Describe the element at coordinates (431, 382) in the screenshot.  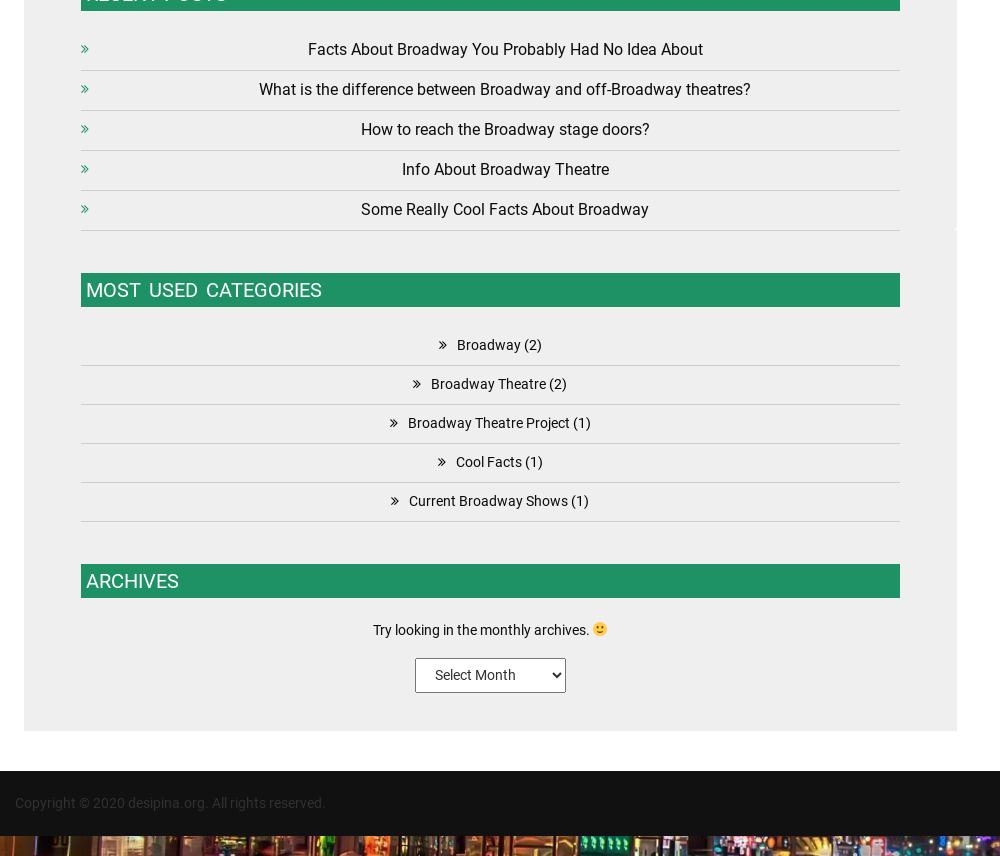
I see `'Broadway Theatre'` at that location.